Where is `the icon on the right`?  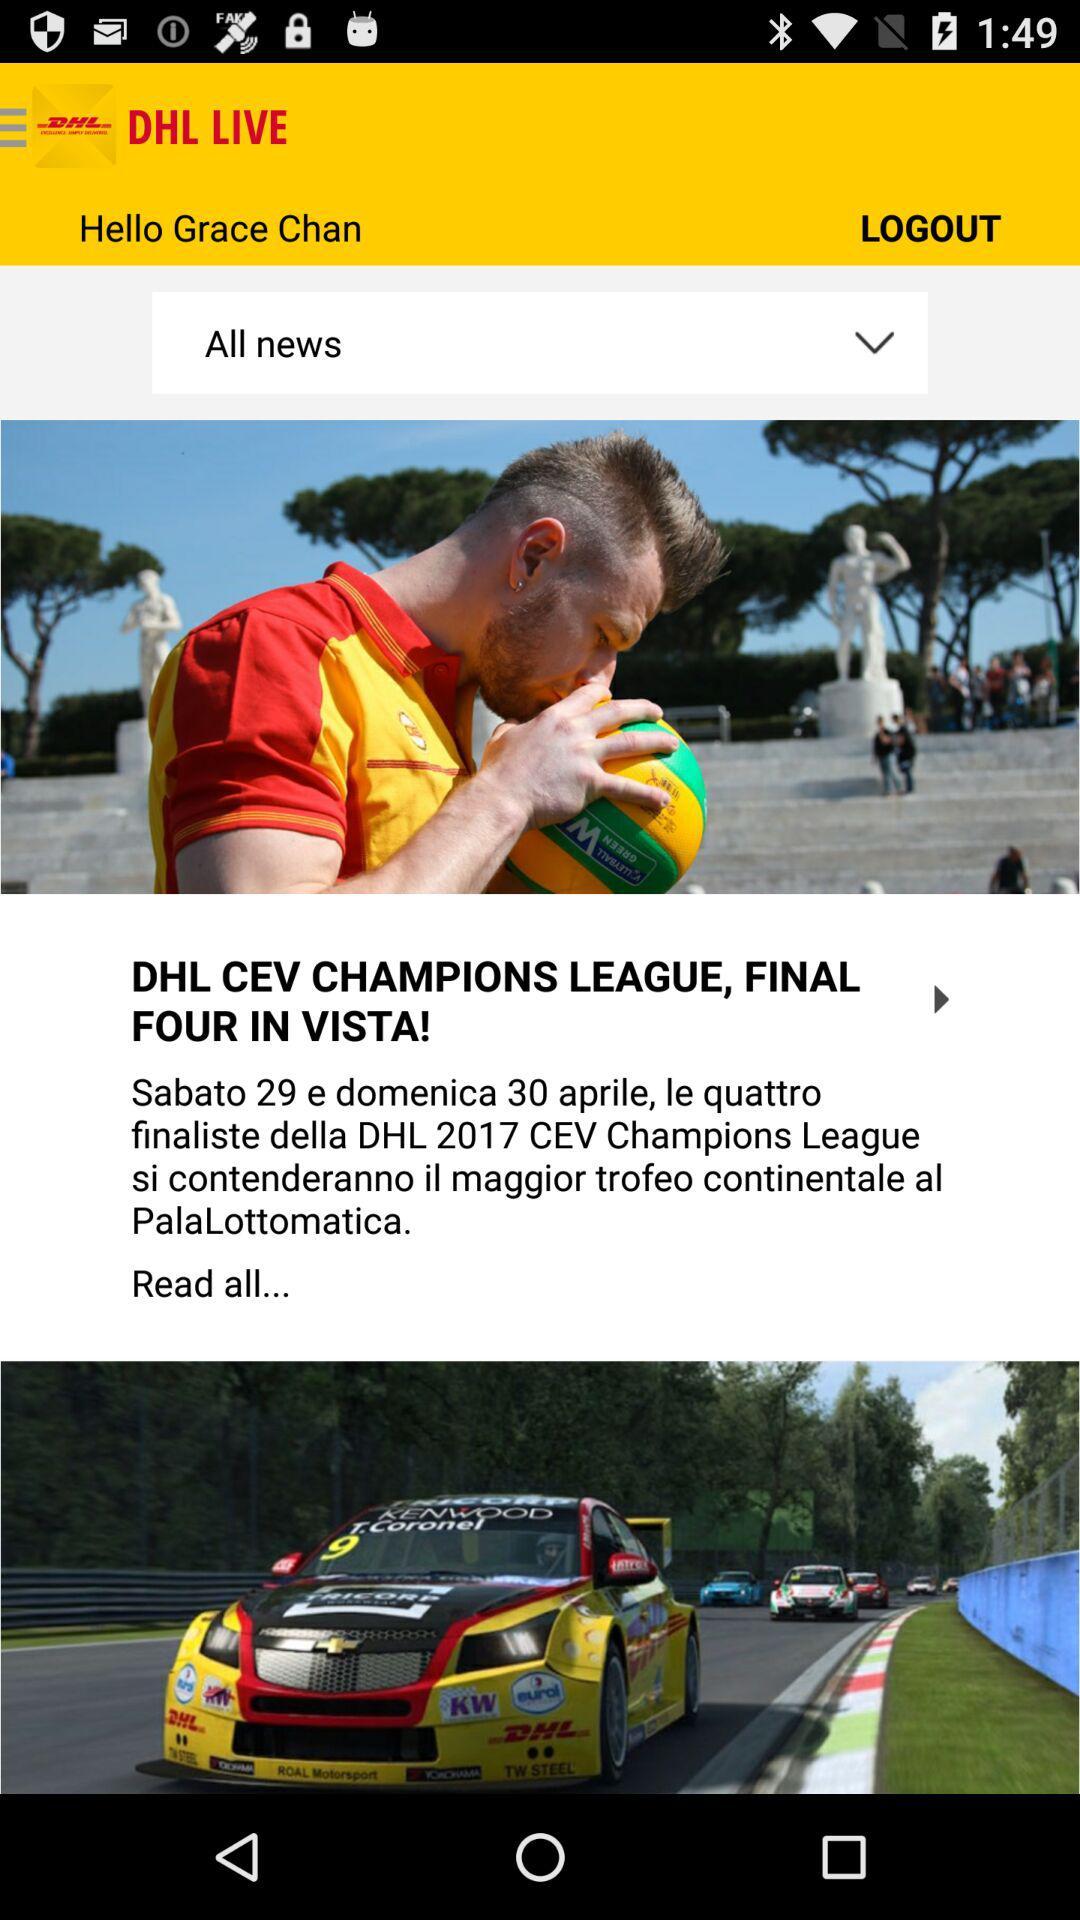
the icon on the right is located at coordinates (941, 999).